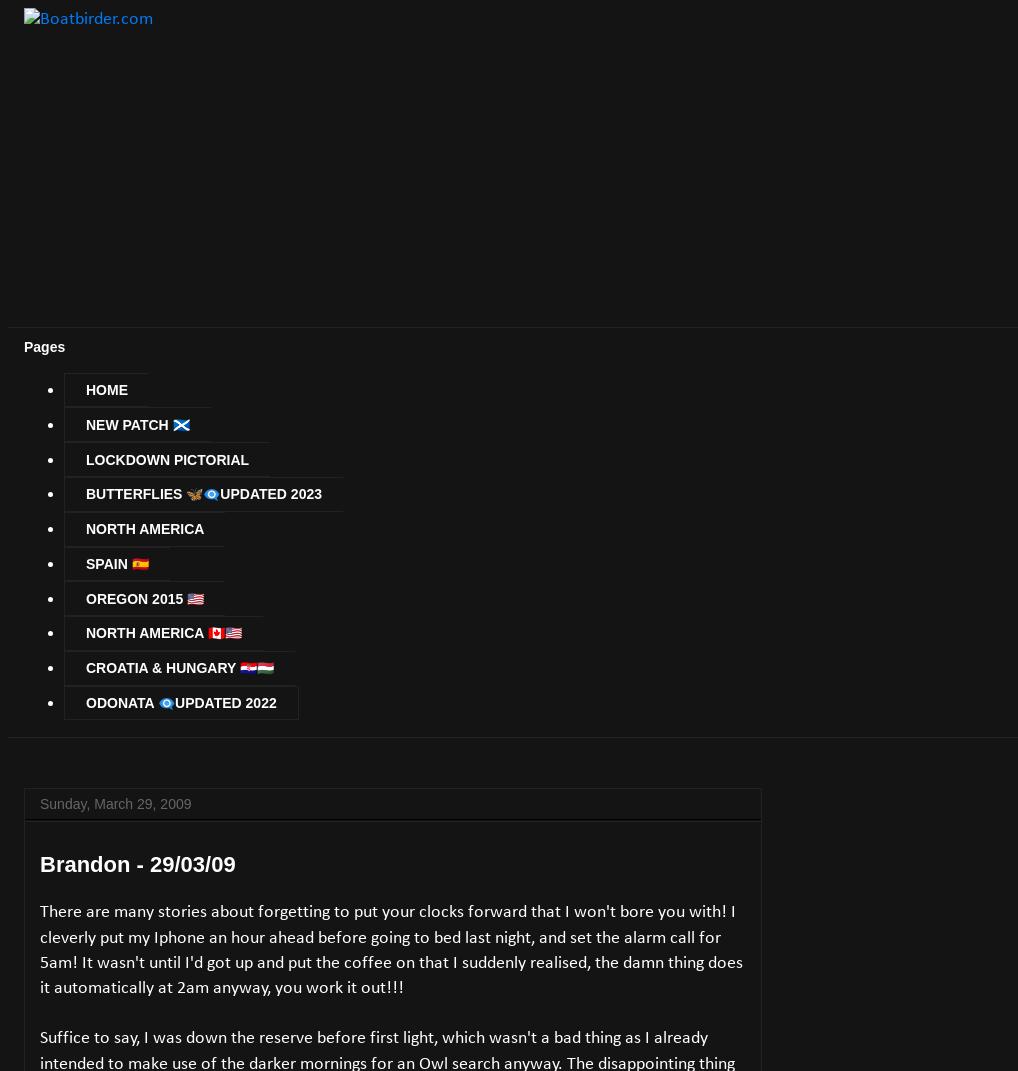 This screenshot has height=1071, width=1018. I want to click on 'There are many stories about forgetting to put your clocks forward that I won't bore you with! I cleverly put my Iphone an hour ahead before going to bed last night, and set the alarm call for 5am! It wasn't until I'd got up and put the coffee on that I suddenly realised, the damn thing does it automatically at 2am anyway, you work it out!!!', so click(391, 948).